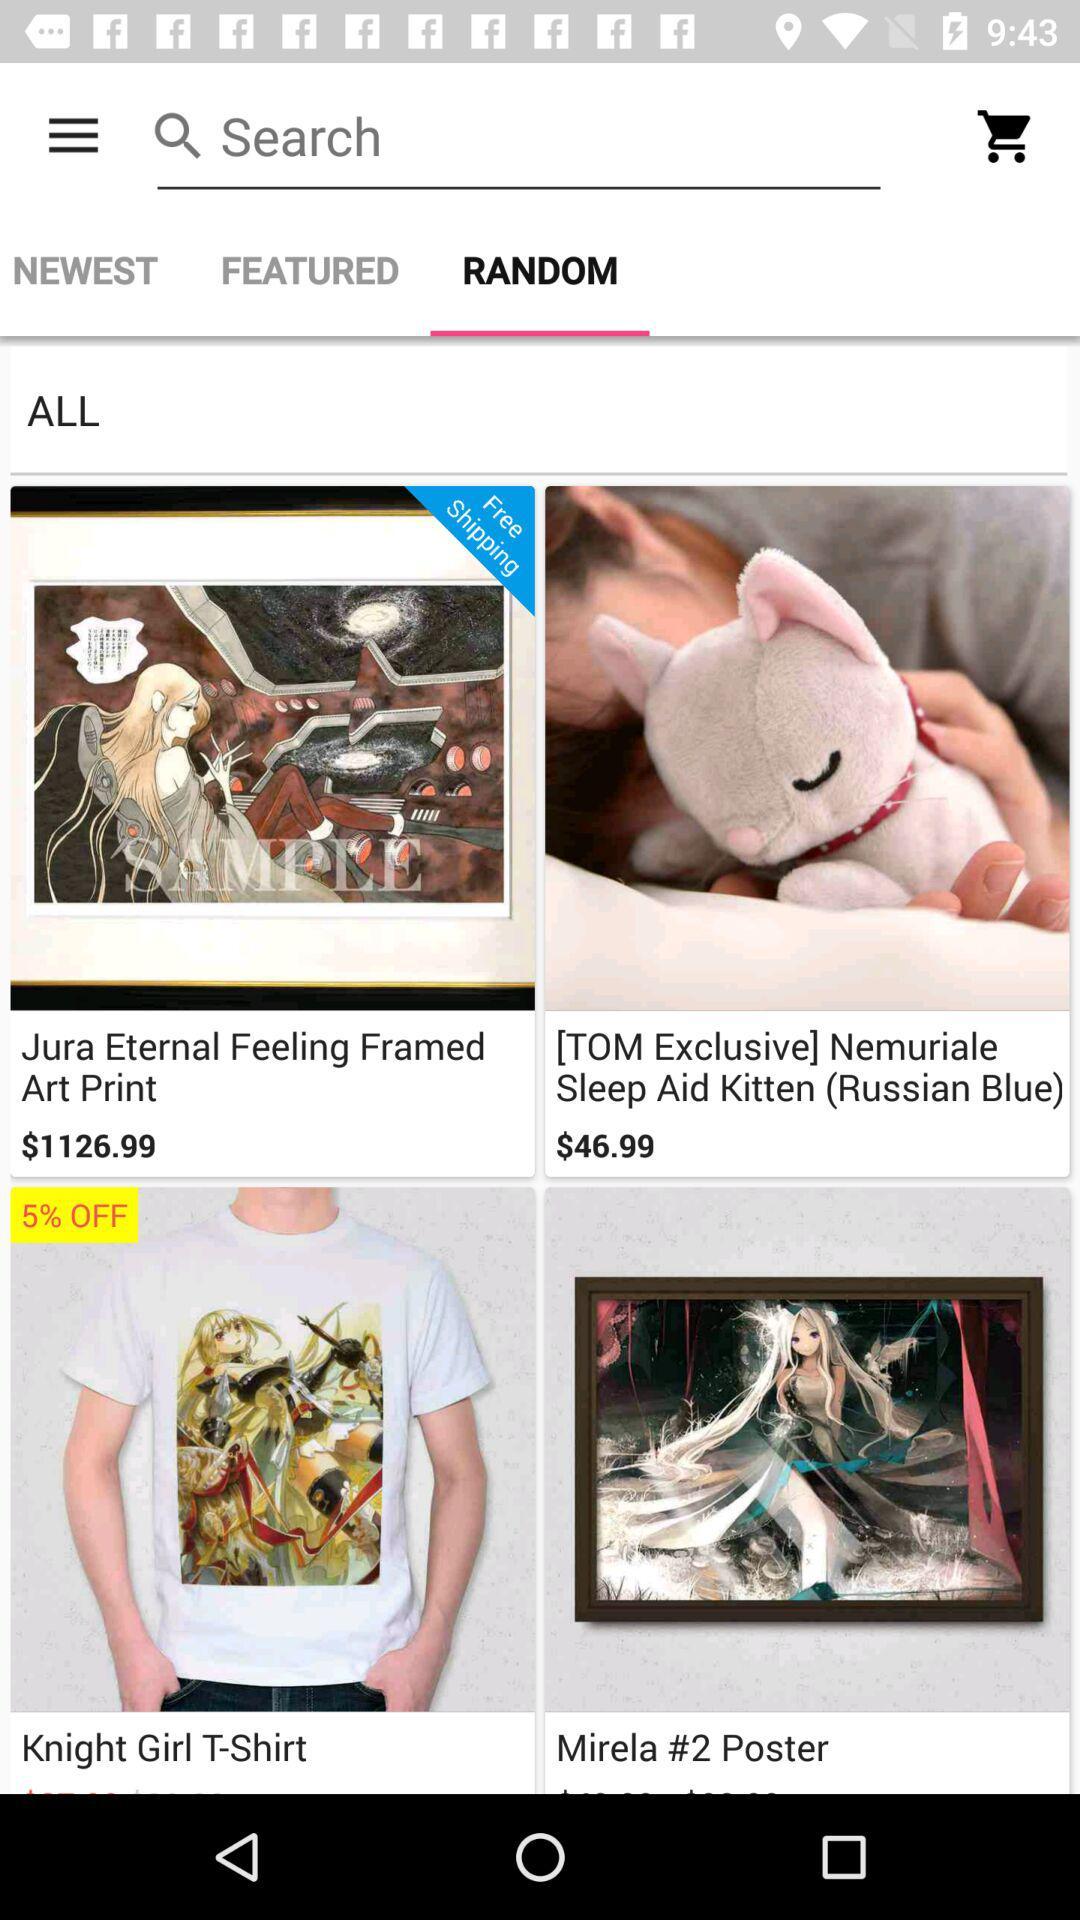 This screenshot has width=1080, height=1920. What do you see at coordinates (94, 269) in the screenshot?
I see `the newest item` at bounding box center [94, 269].